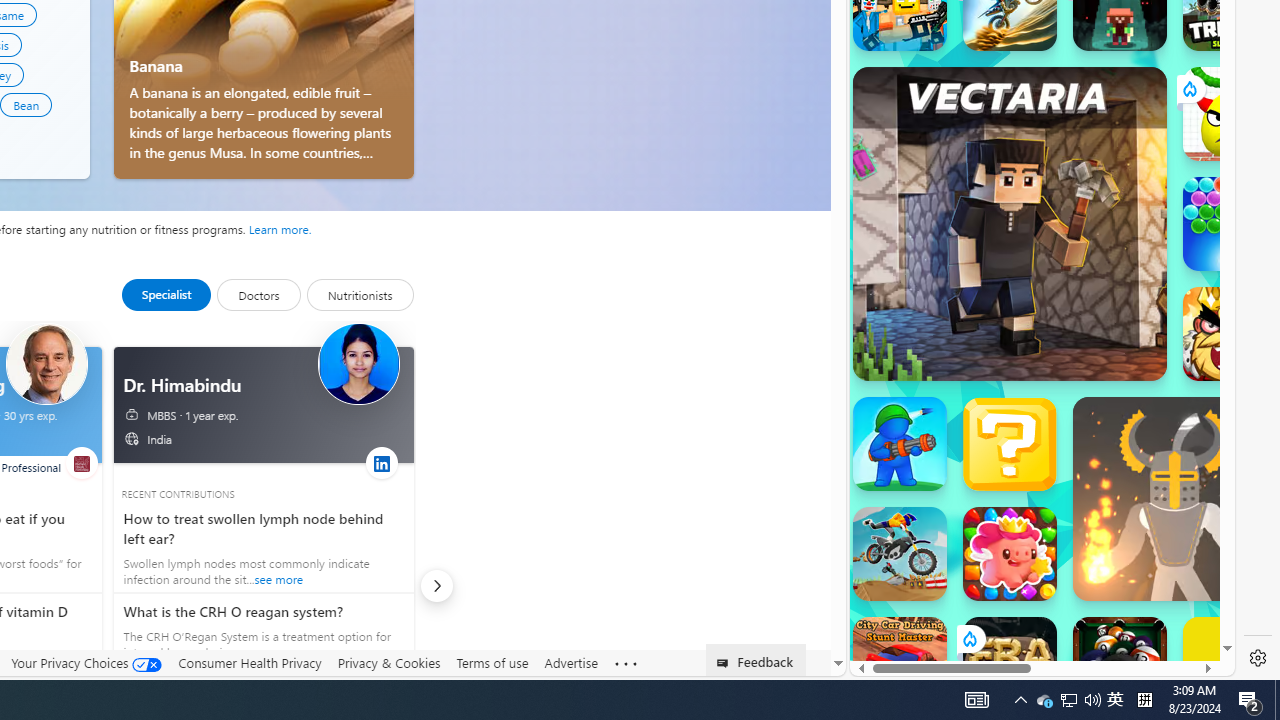 Image resolution: width=1280 pixels, height=720 pixels. Describe the element at coordinates (1092, 300) in the screenshot. I see `'Combat Reloaded'` at that location.